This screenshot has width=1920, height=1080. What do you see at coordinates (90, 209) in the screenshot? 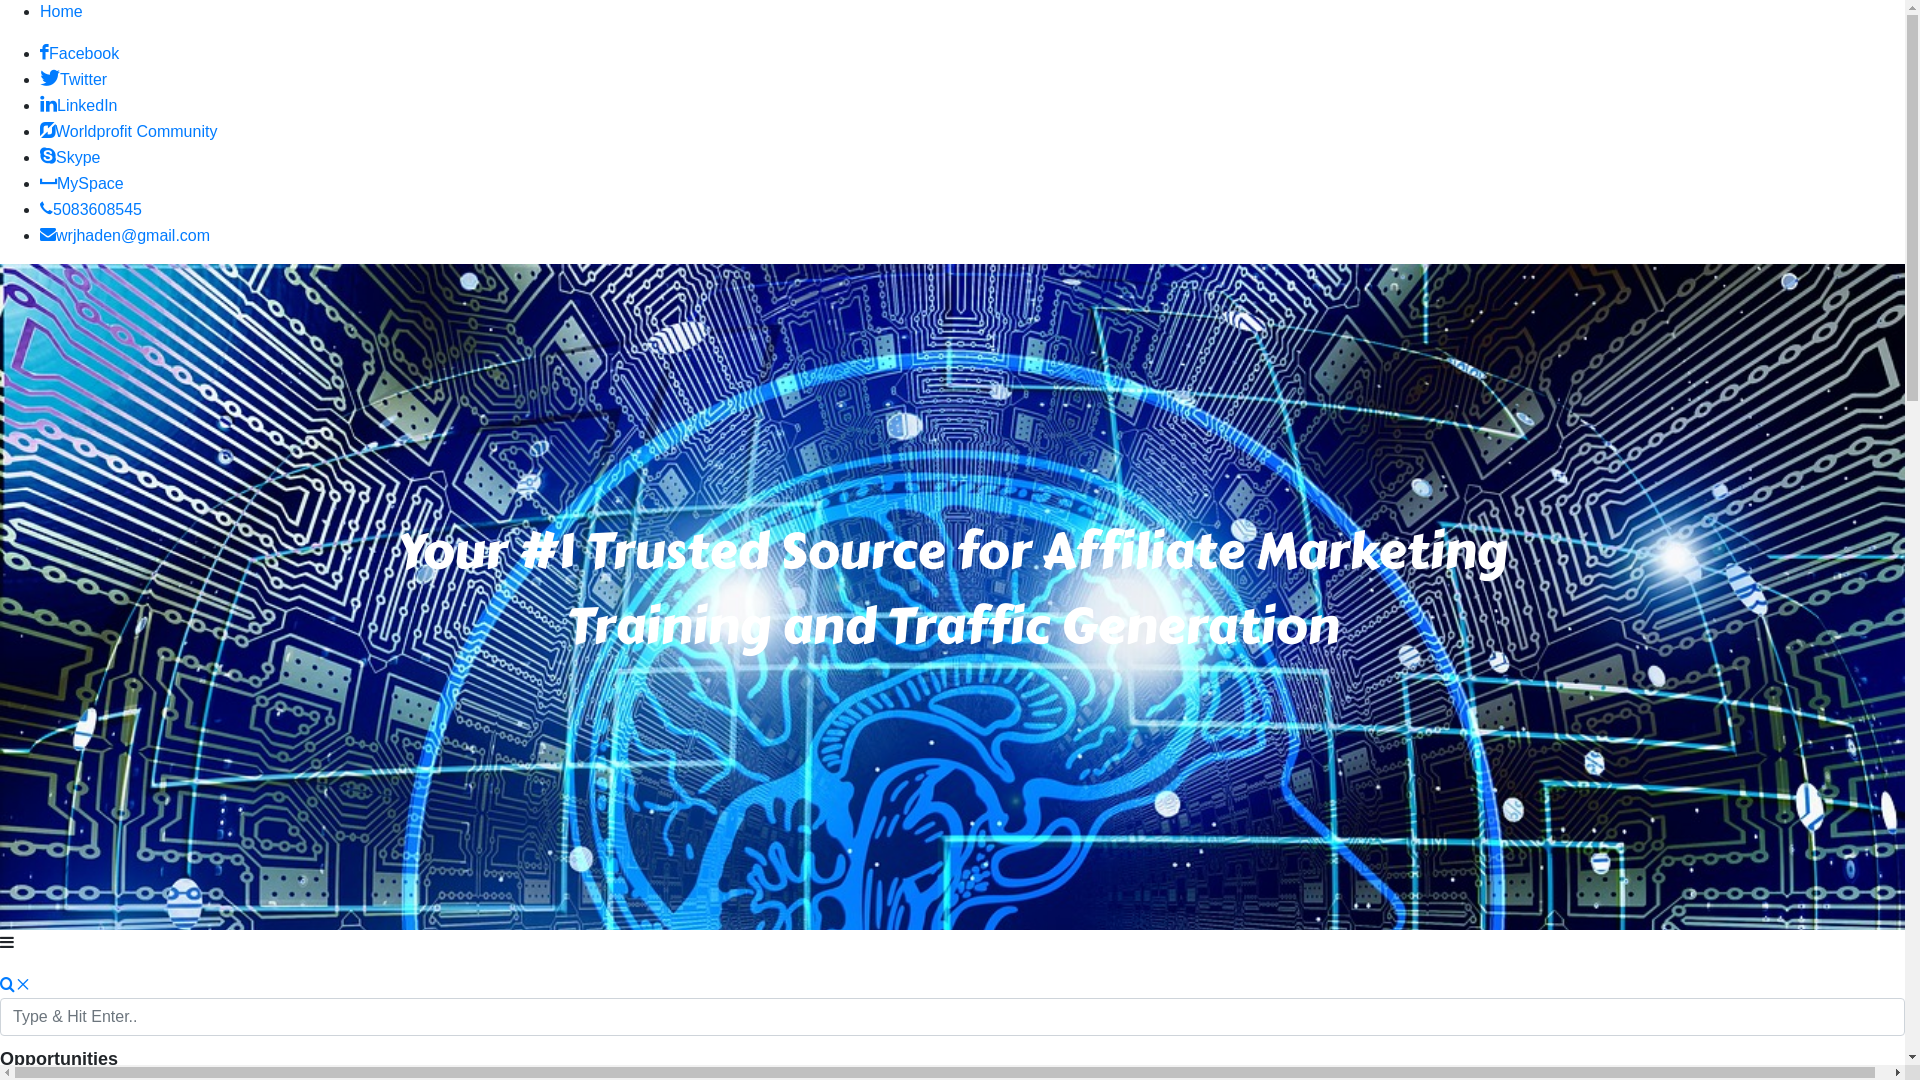
I see `'5083608545'` at bounding box center [90, 209].